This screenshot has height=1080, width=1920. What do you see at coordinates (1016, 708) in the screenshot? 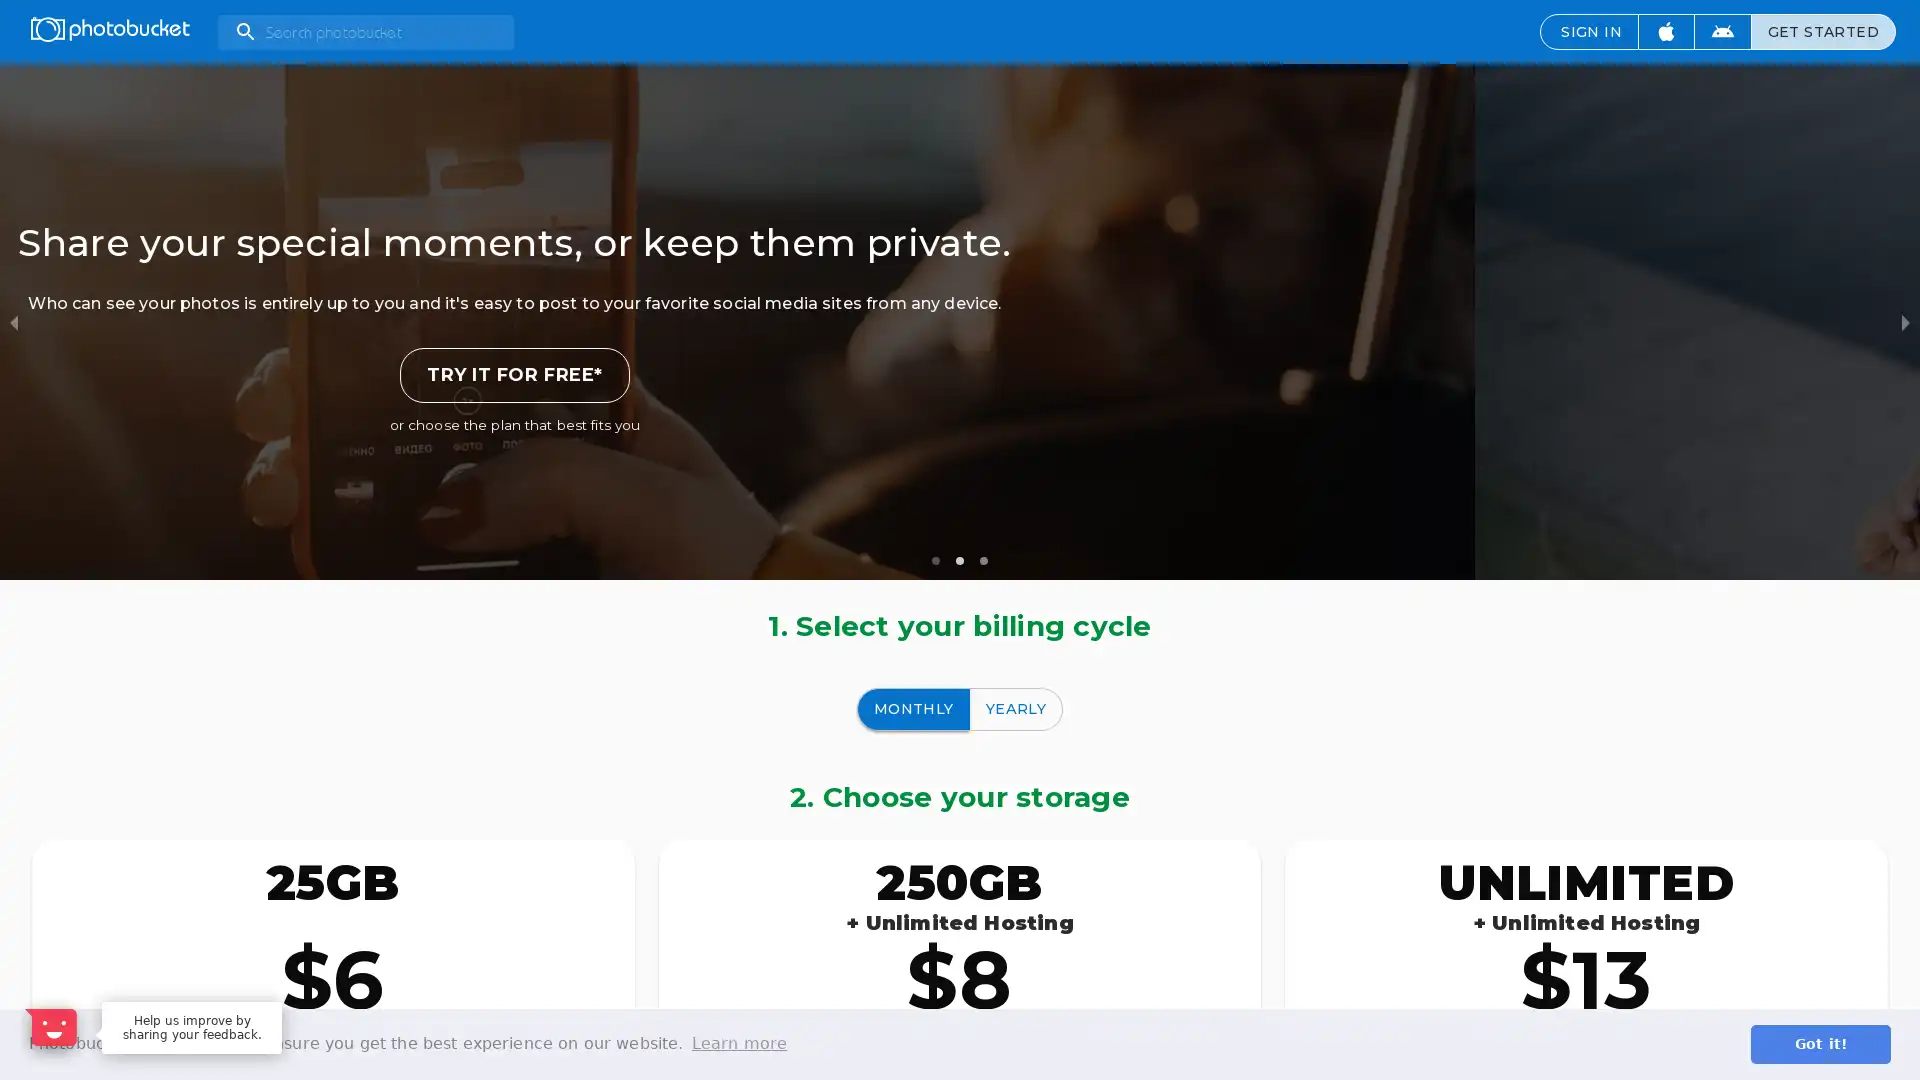
I see `YEARLY` at bounding box center [1016, 708].